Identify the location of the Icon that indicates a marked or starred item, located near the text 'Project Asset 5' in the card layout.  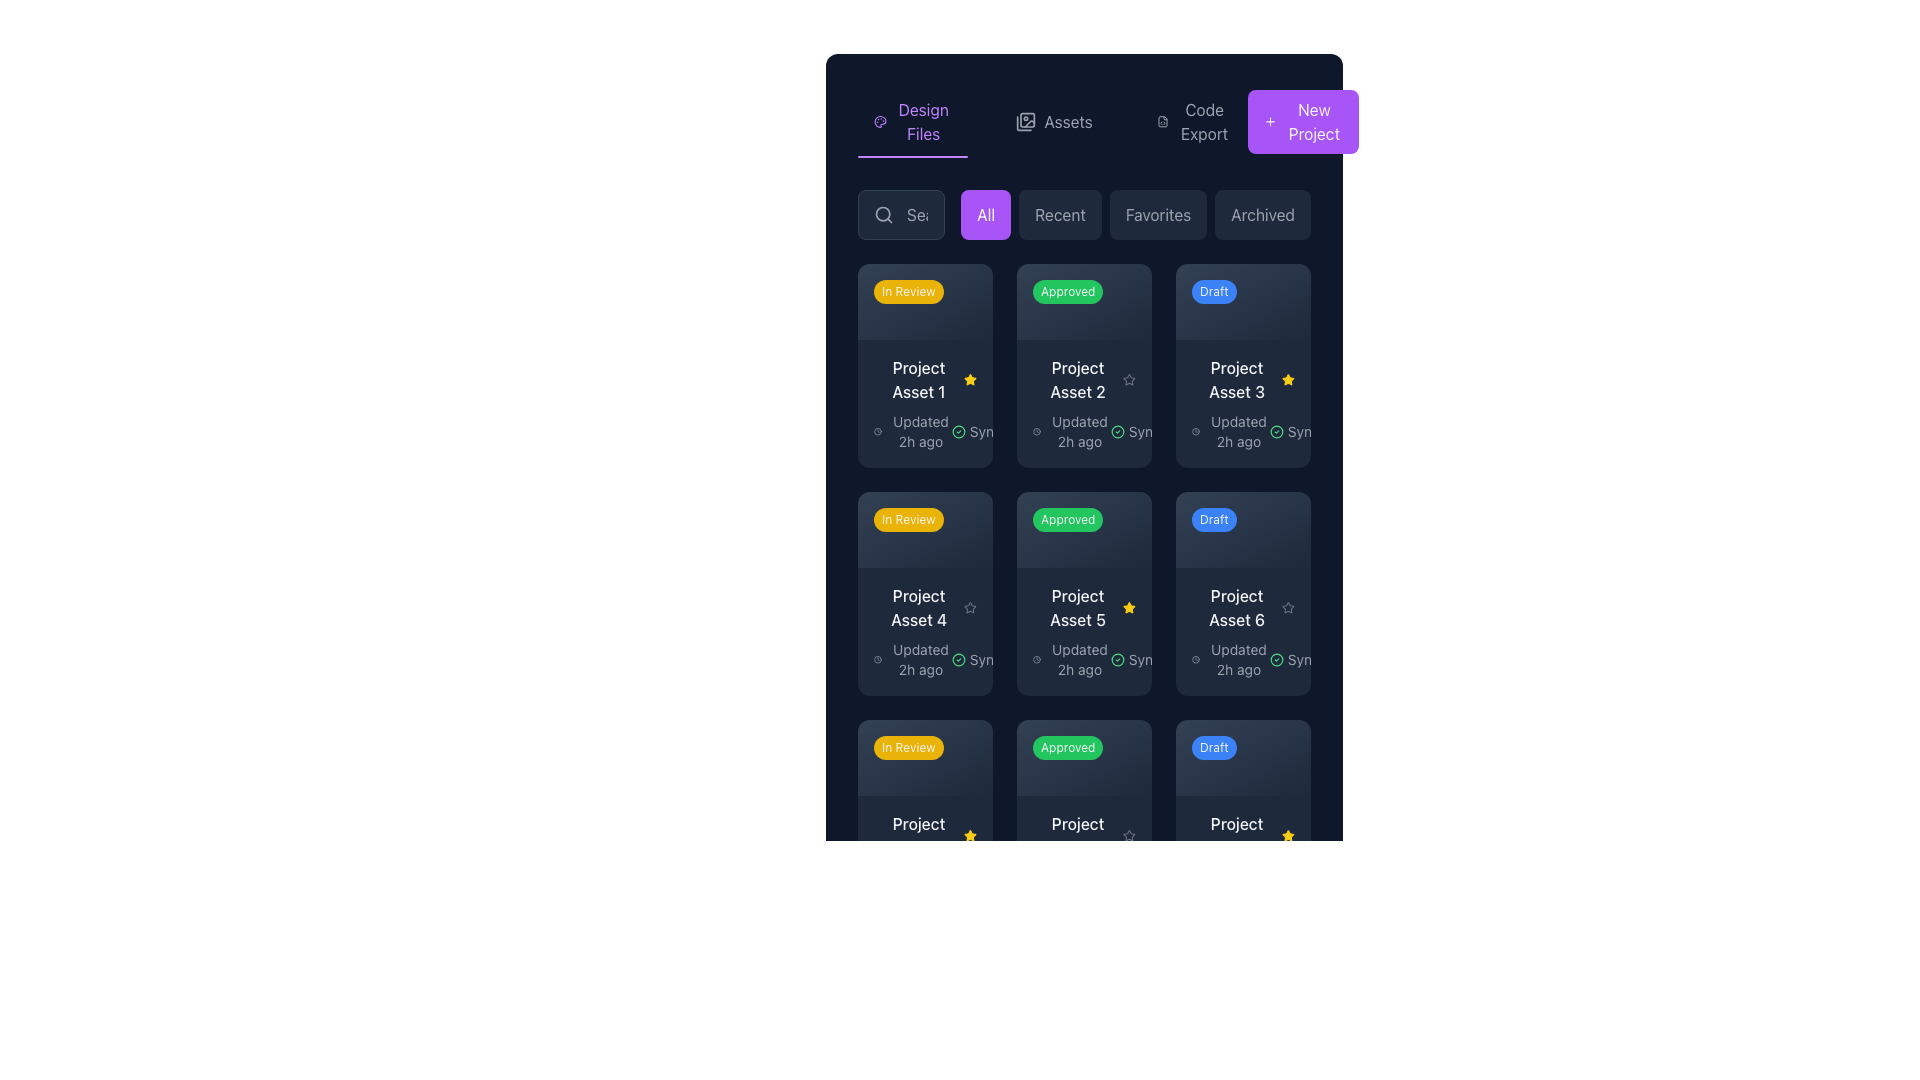
(1288, 835).